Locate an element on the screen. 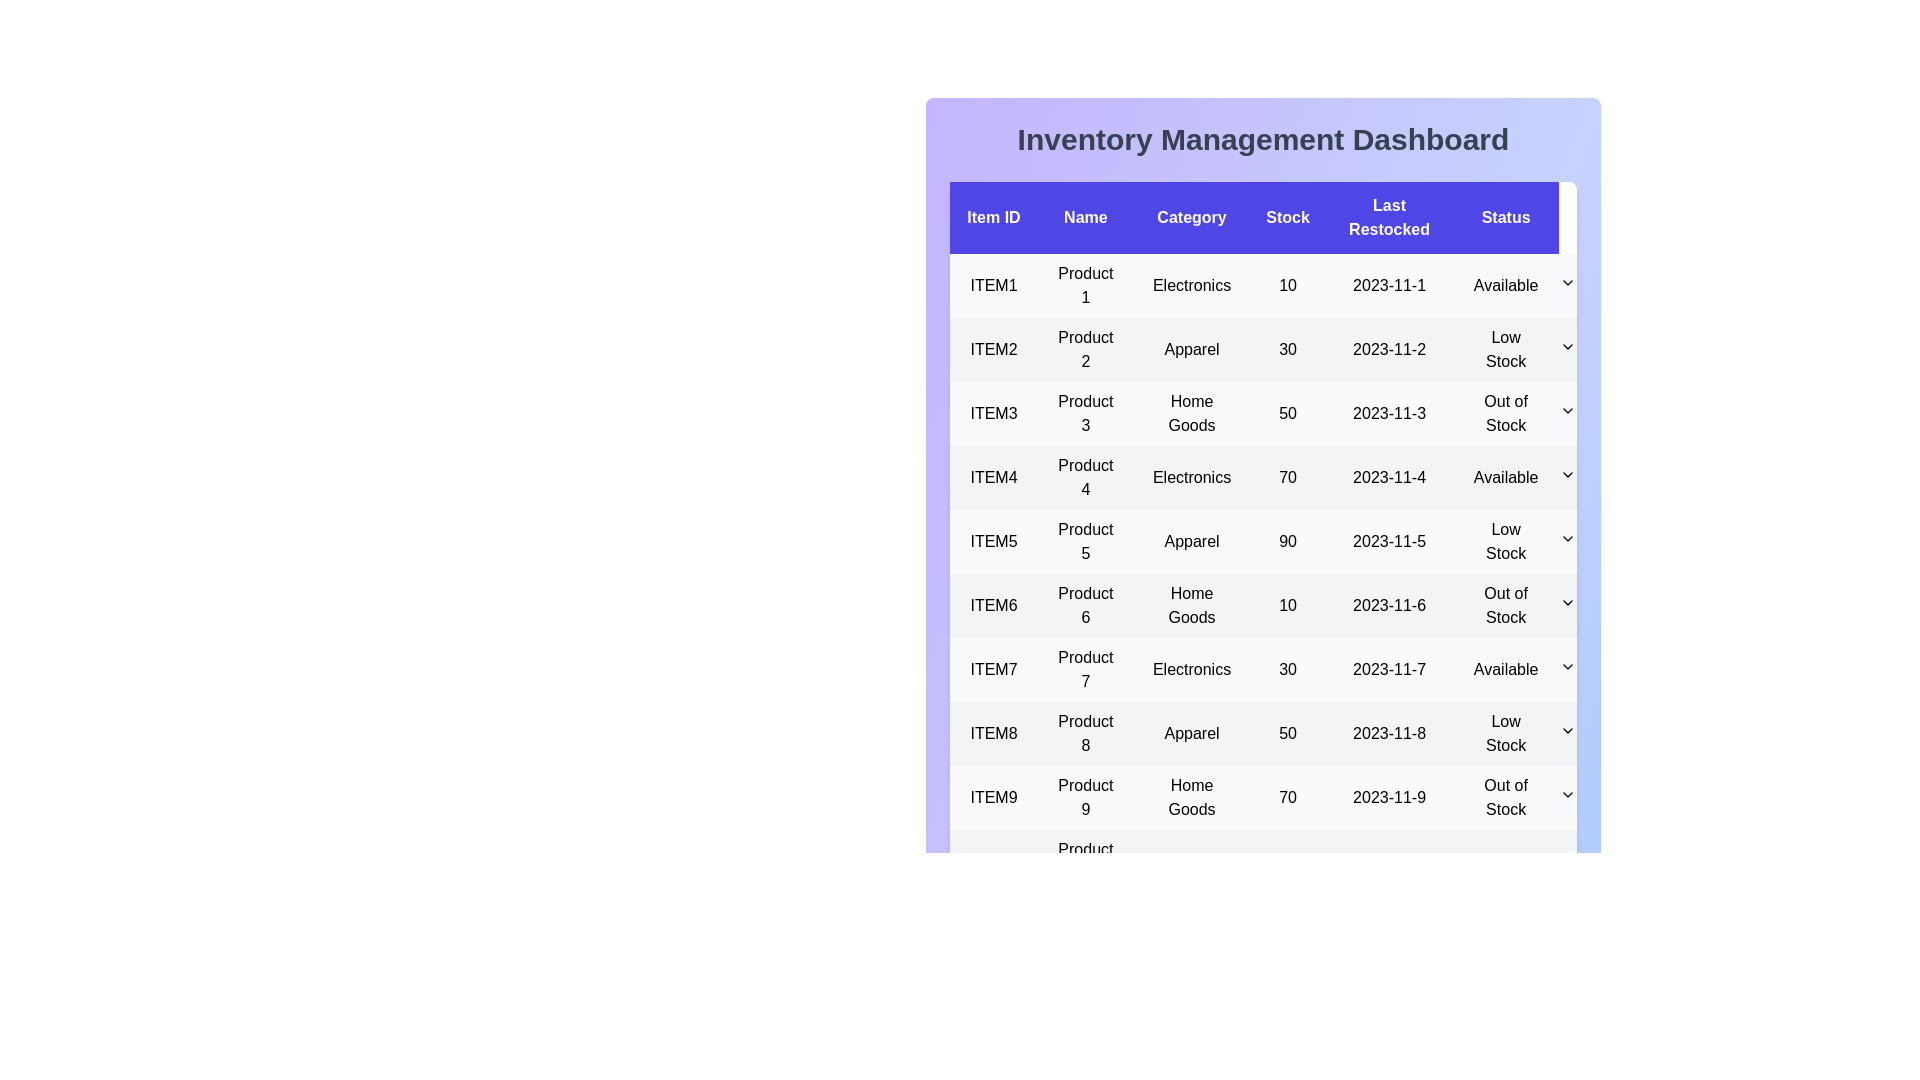  the column header Item ID to sort the data by that column is located at coordinates (993, 218).